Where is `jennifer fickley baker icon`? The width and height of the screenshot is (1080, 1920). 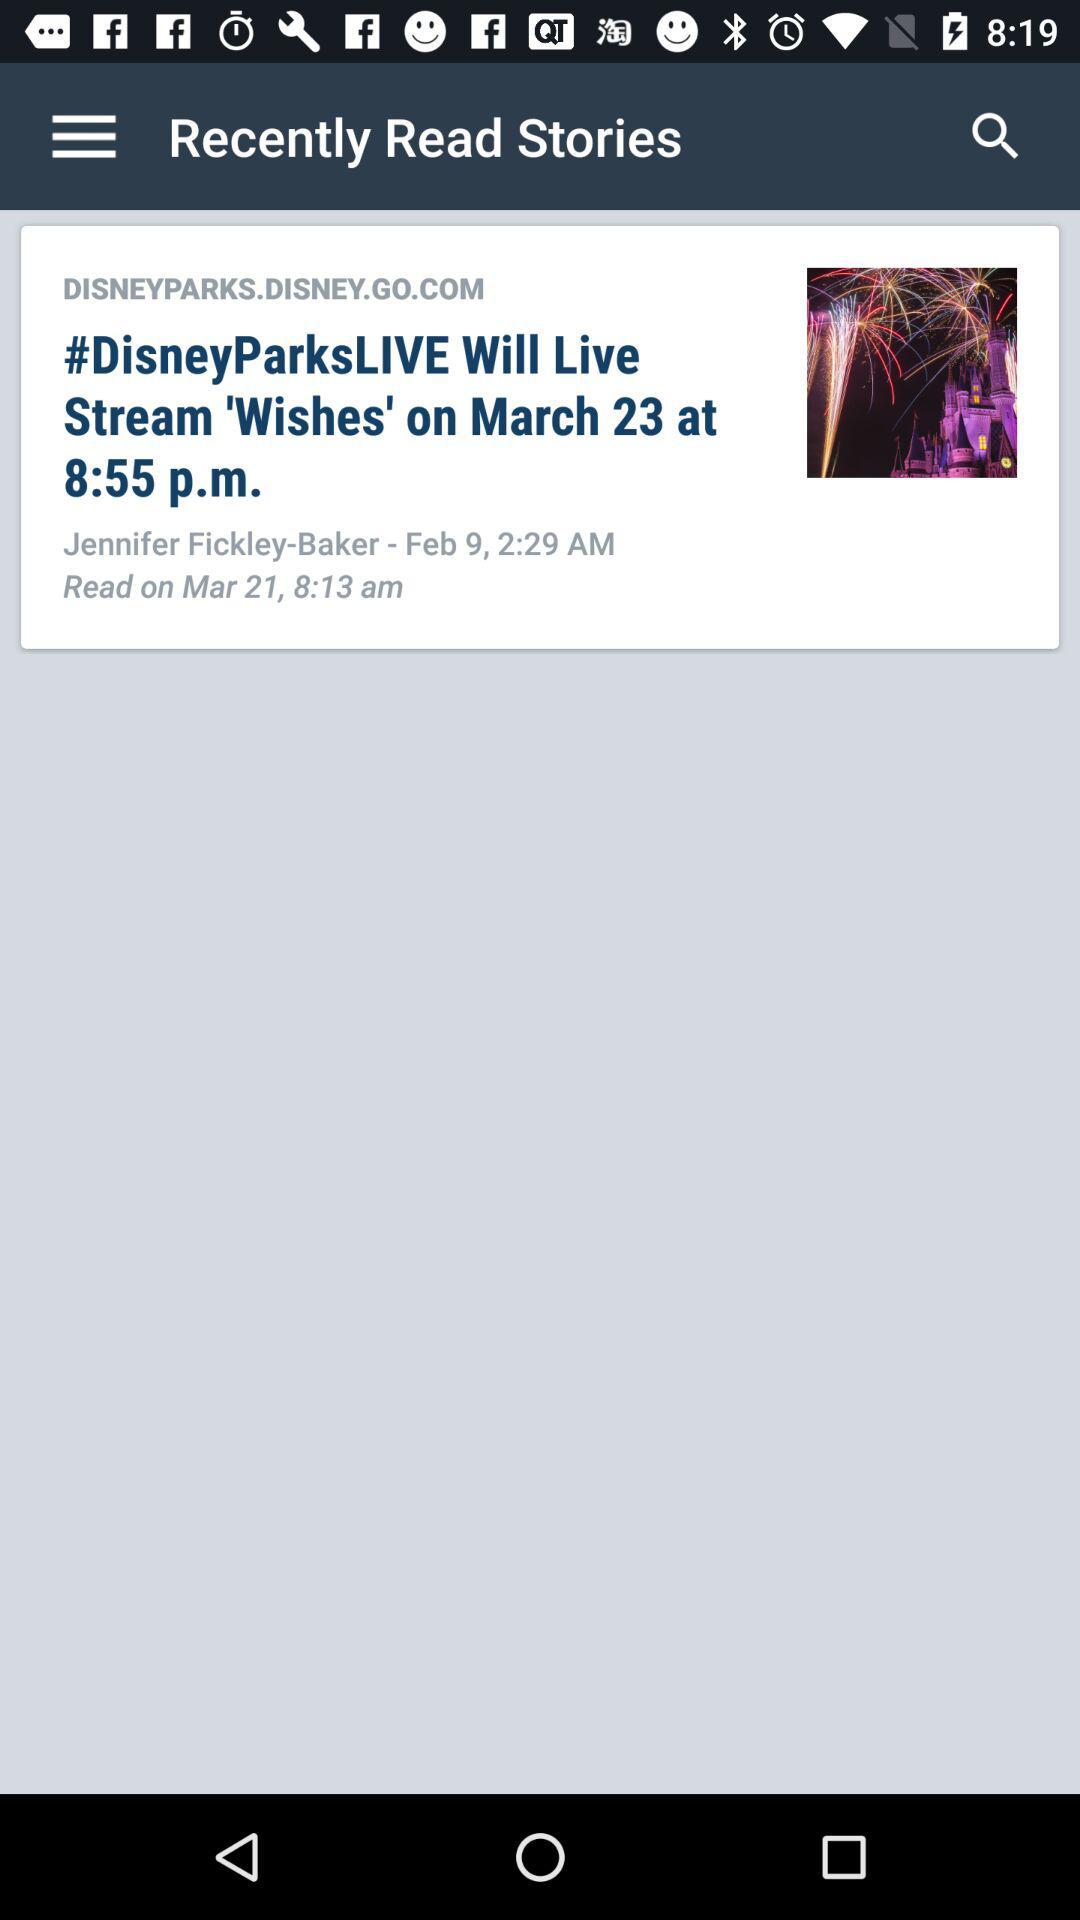
jennifer fickley baker icon is located at coordinates (412, 542).